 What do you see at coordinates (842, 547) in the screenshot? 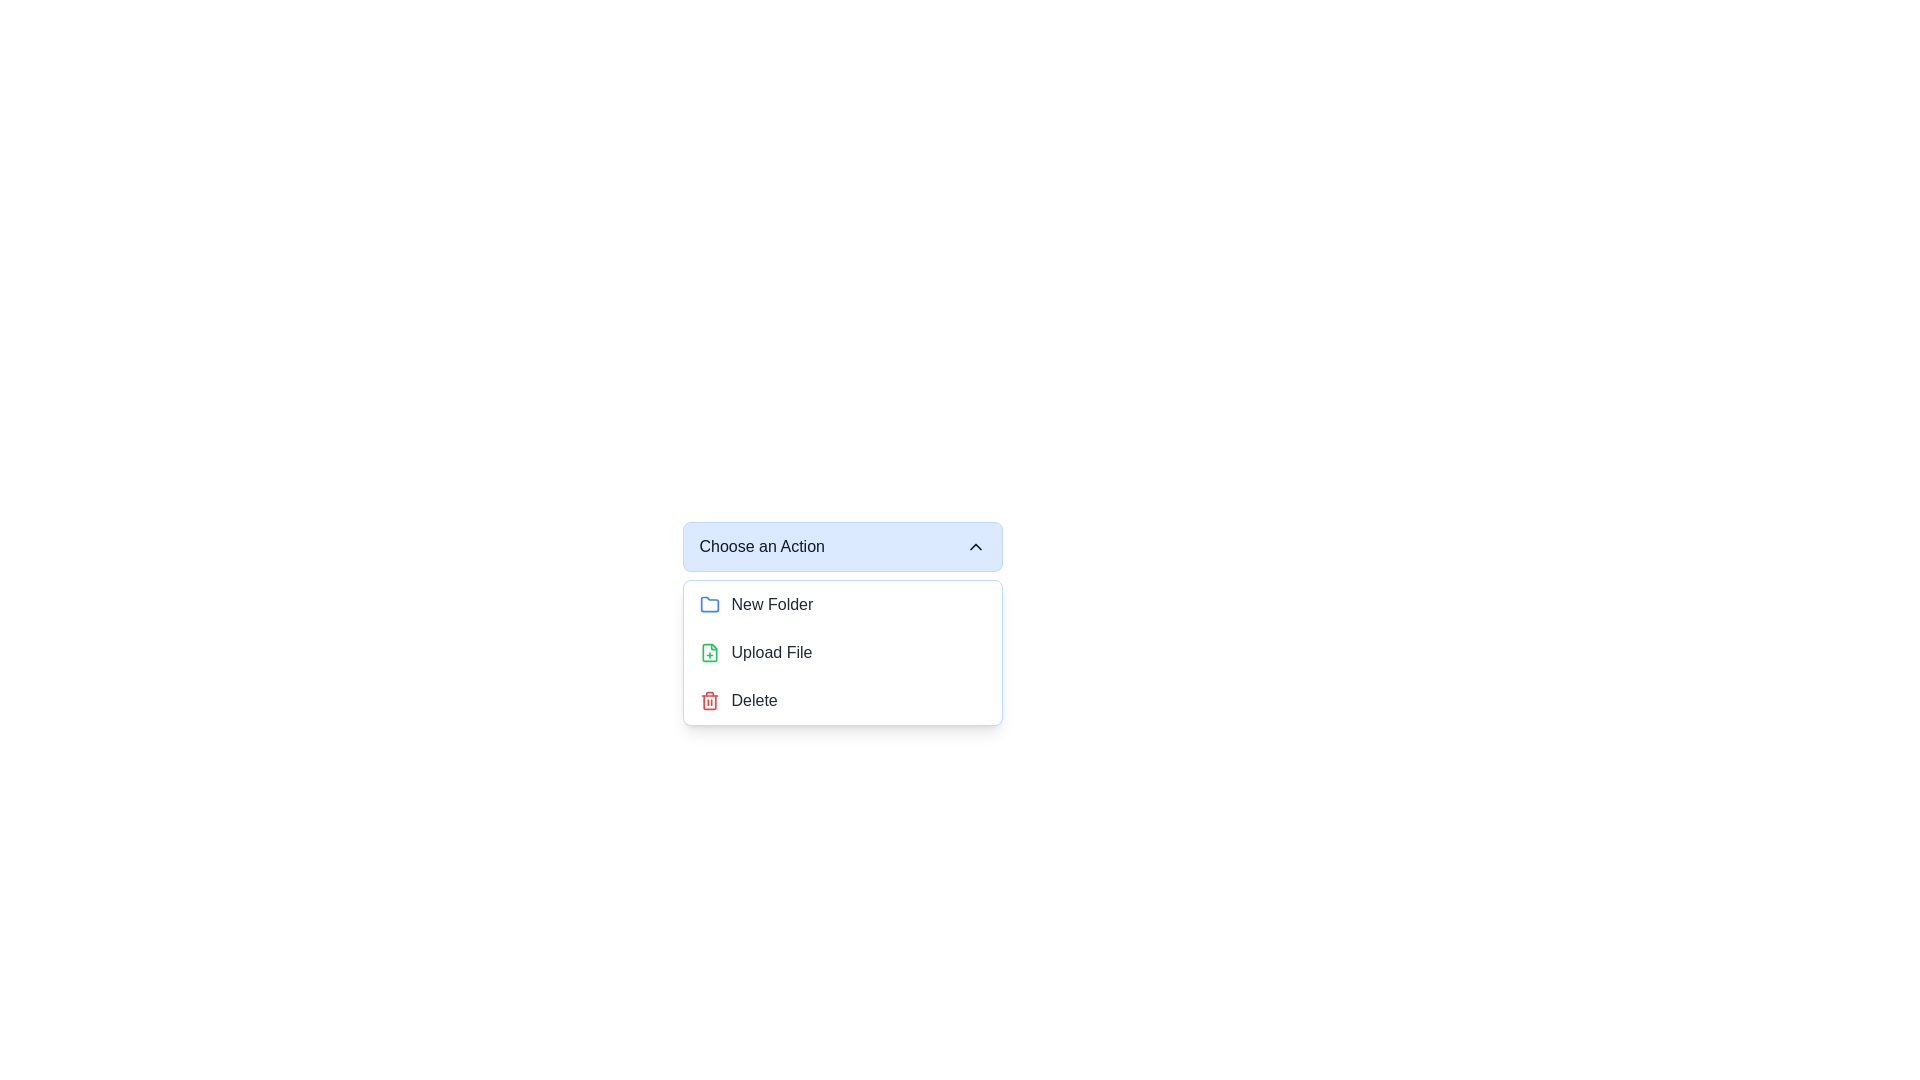
I see `the dropdown menu header by` at bounding box center [842, 547].